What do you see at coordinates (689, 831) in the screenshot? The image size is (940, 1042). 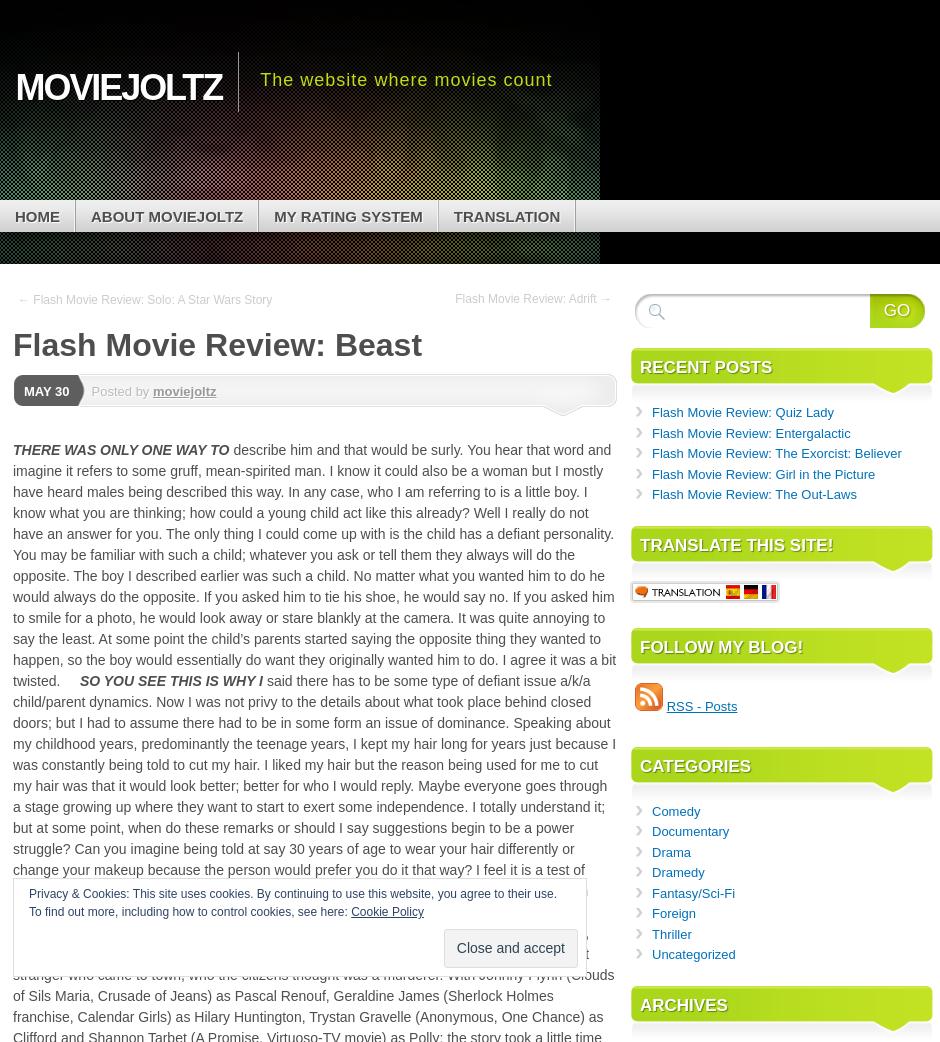 I see `'Documentary'` at bounding box center [689, 831].